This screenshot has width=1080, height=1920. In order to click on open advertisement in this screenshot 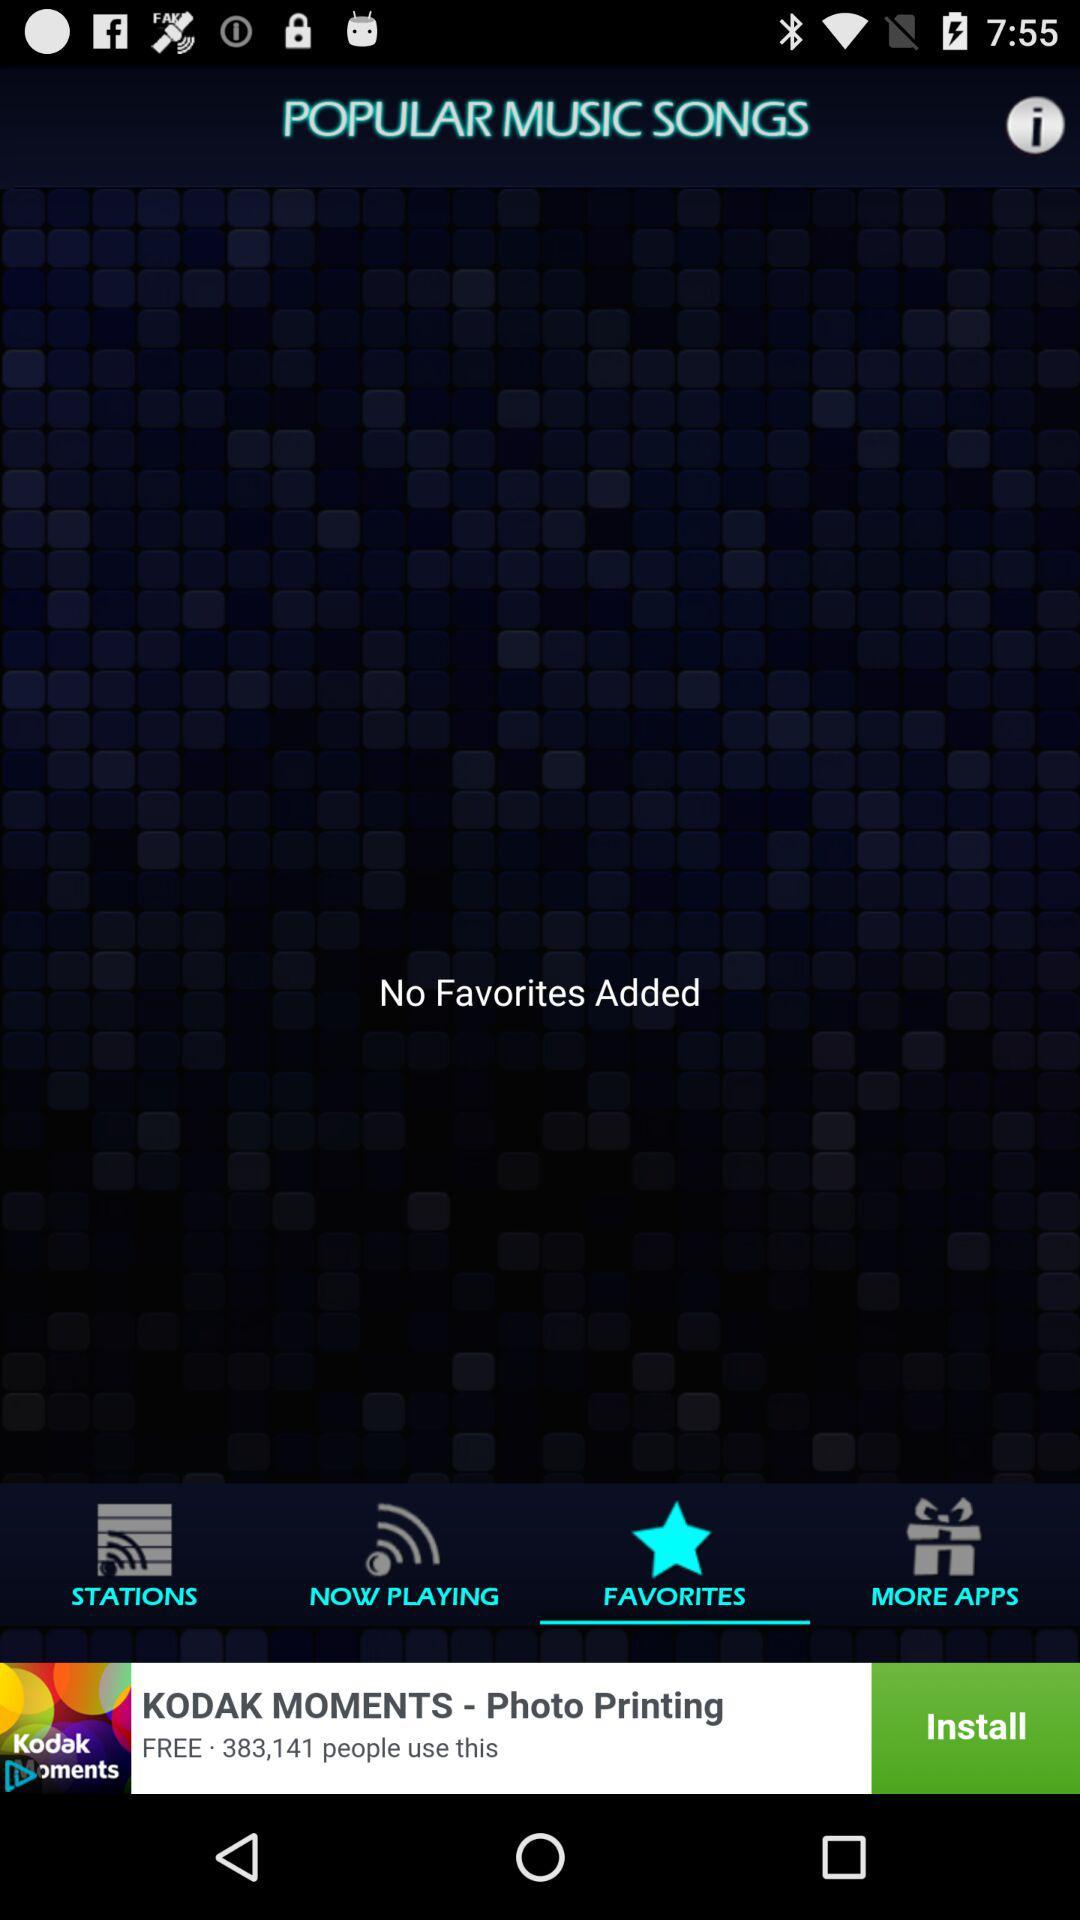, I will do `click(540, 1727)`.